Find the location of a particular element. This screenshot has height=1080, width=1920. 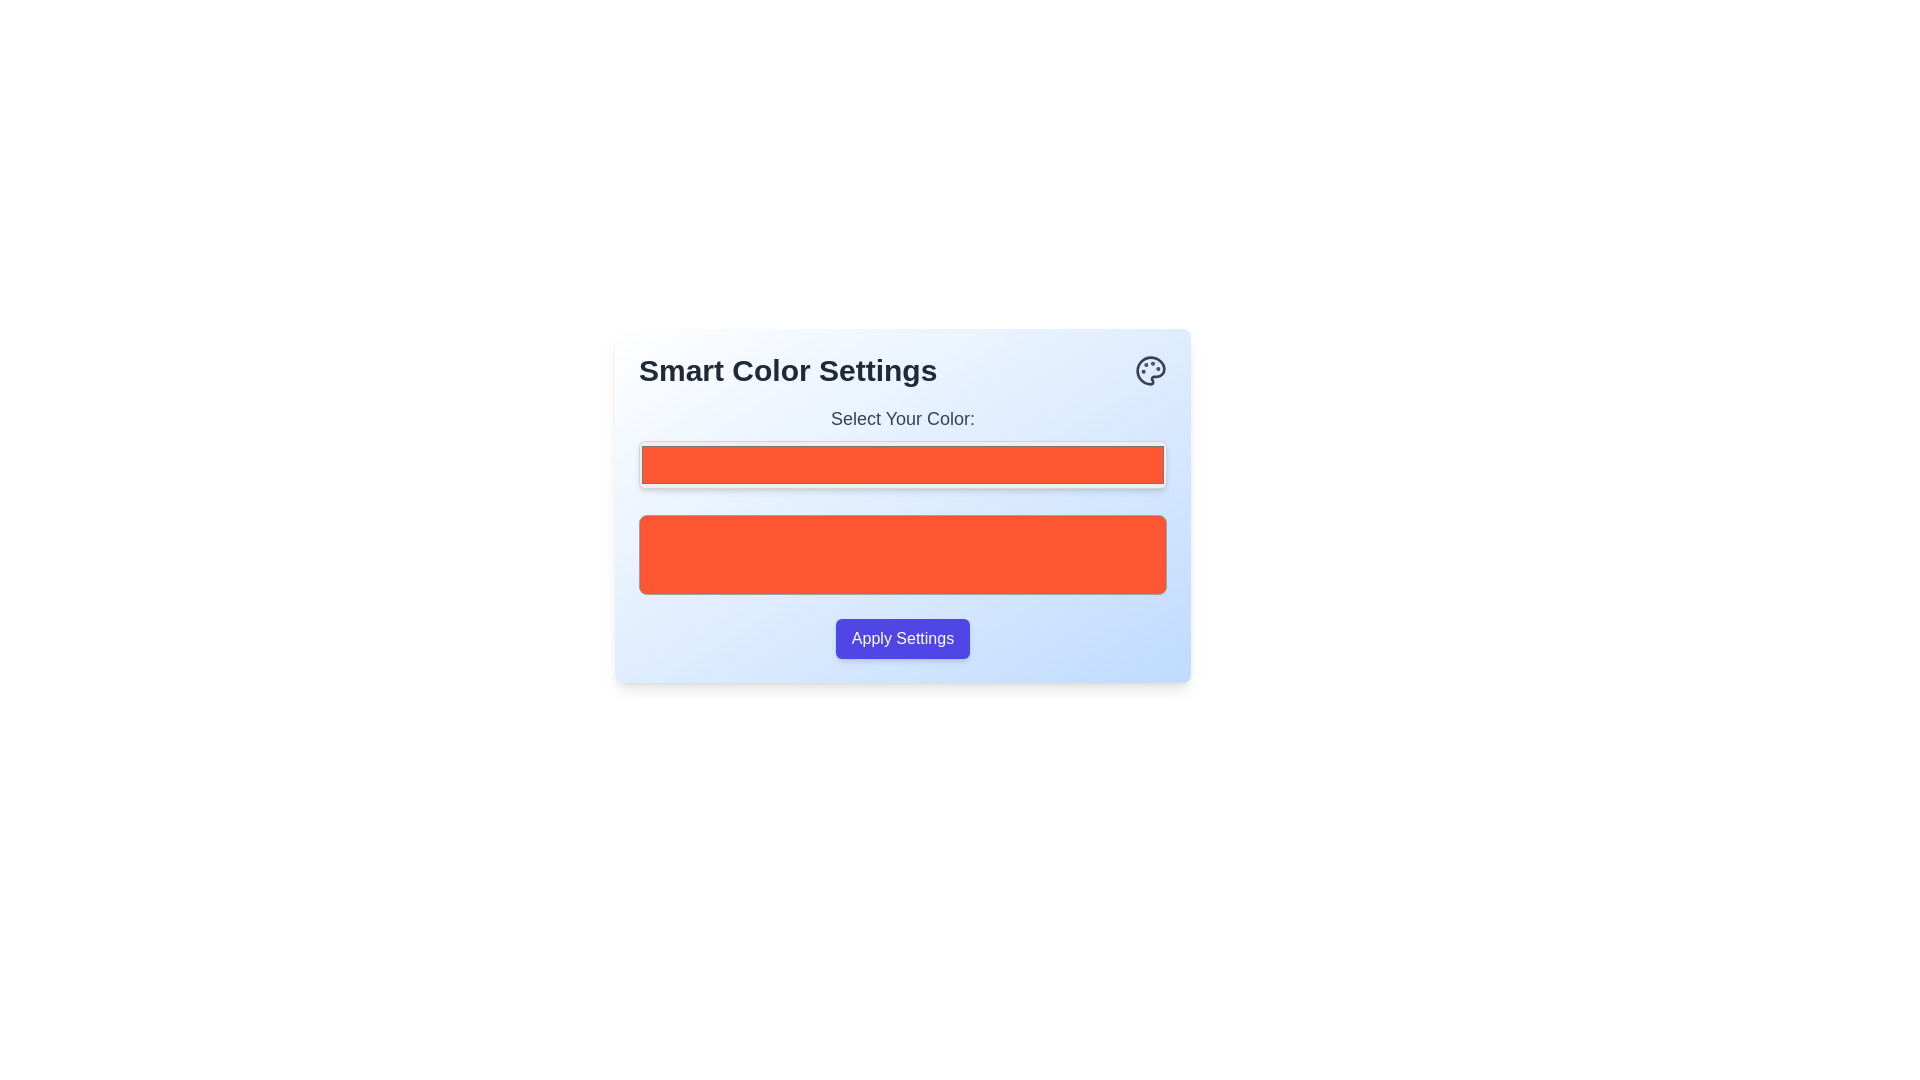

the painter's palette icon located at the top-right corner of the 'Smart Color Settings' section is located at coordinates (1151, 370).